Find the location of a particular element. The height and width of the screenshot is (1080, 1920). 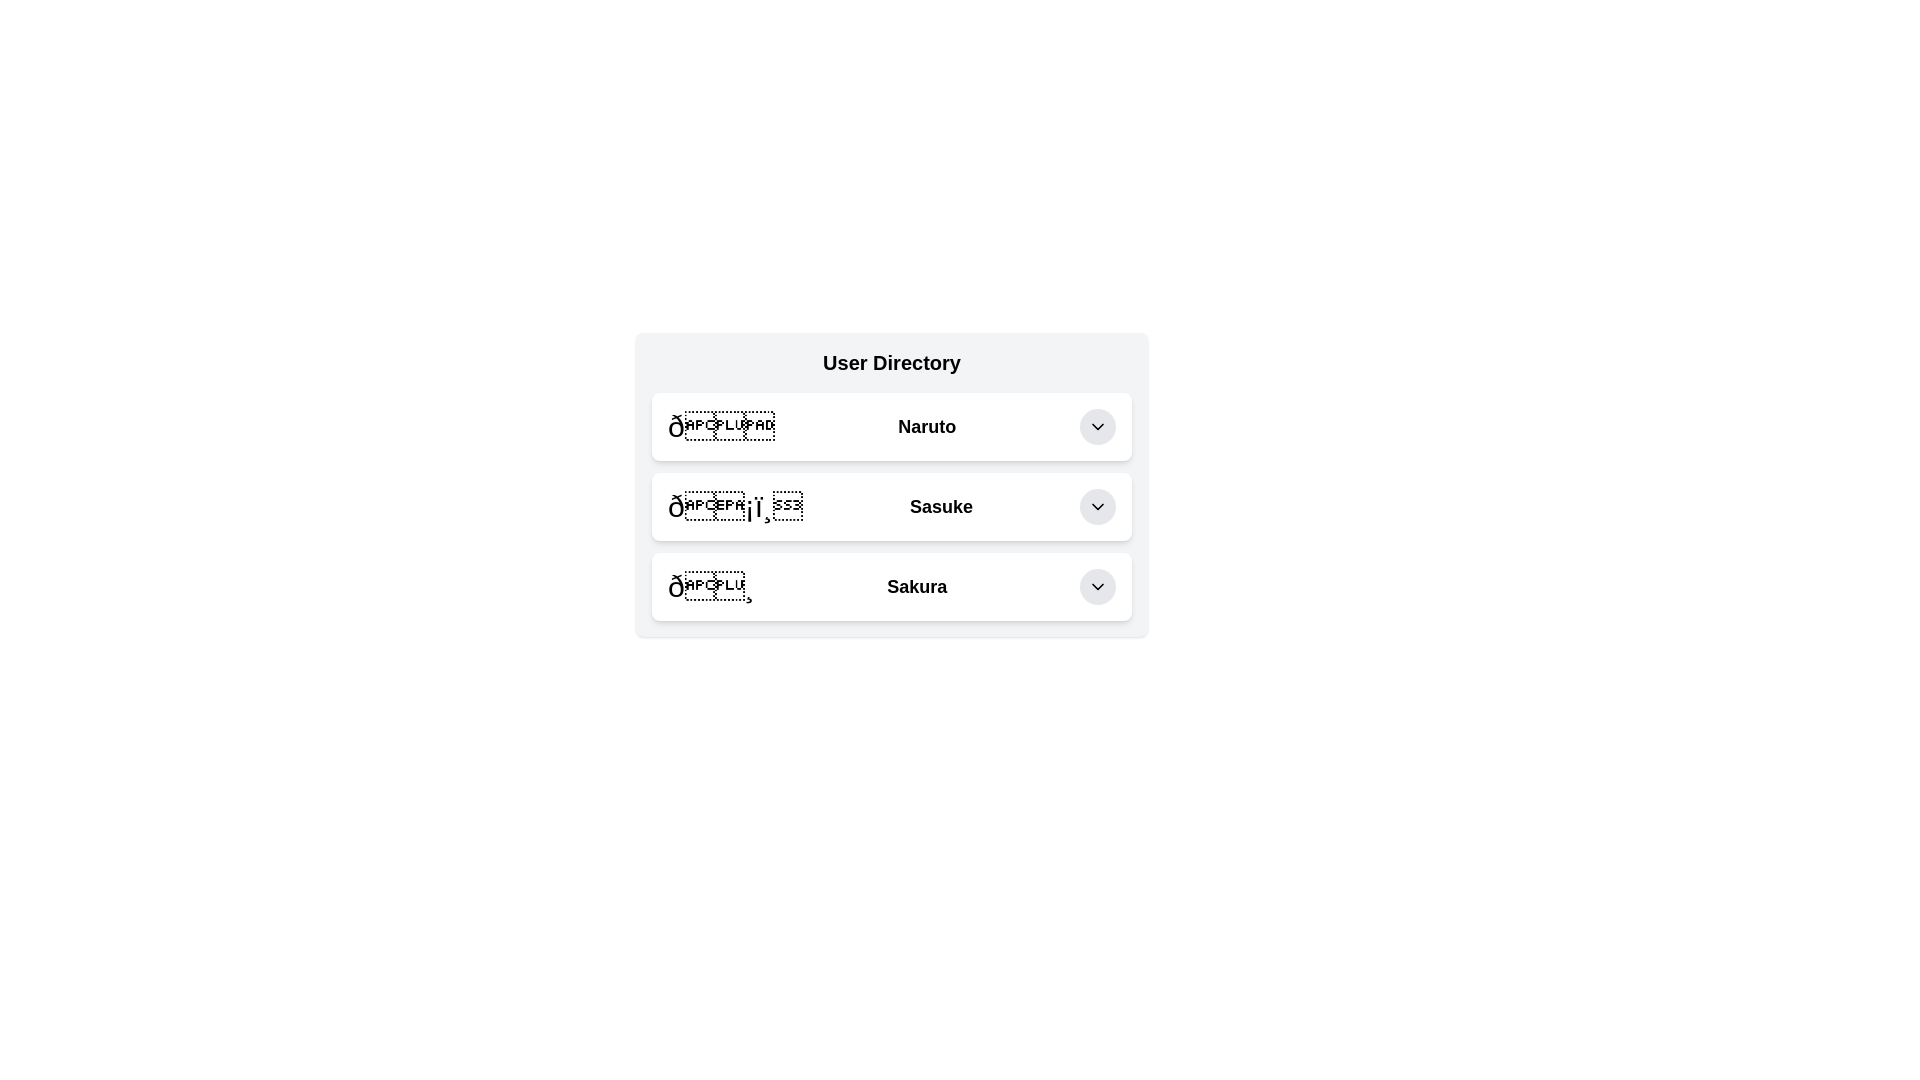

the downwards-pointing chevron arrow icon within the light gray button next to the name 'Naruto' for potential visual feedback is located at coordinates (1097, 426).